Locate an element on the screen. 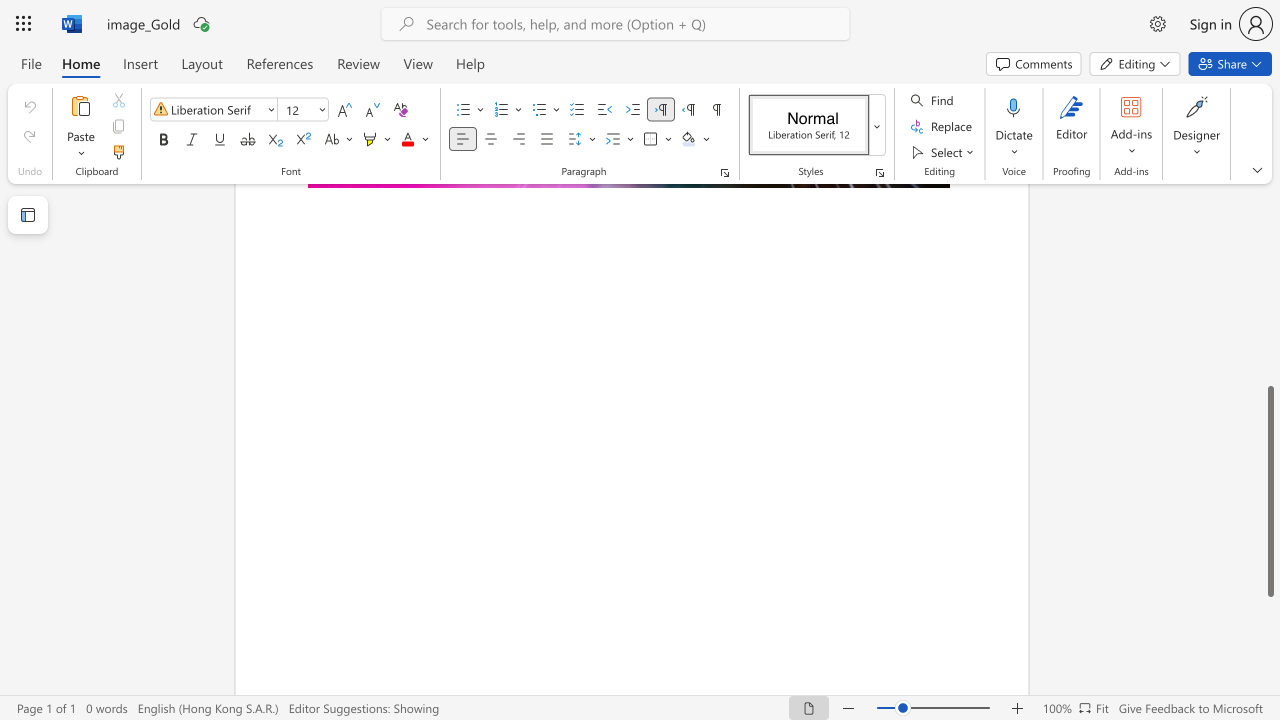  the scrollbar on the right to shift the page higher is located at coordinates (1269, 338).